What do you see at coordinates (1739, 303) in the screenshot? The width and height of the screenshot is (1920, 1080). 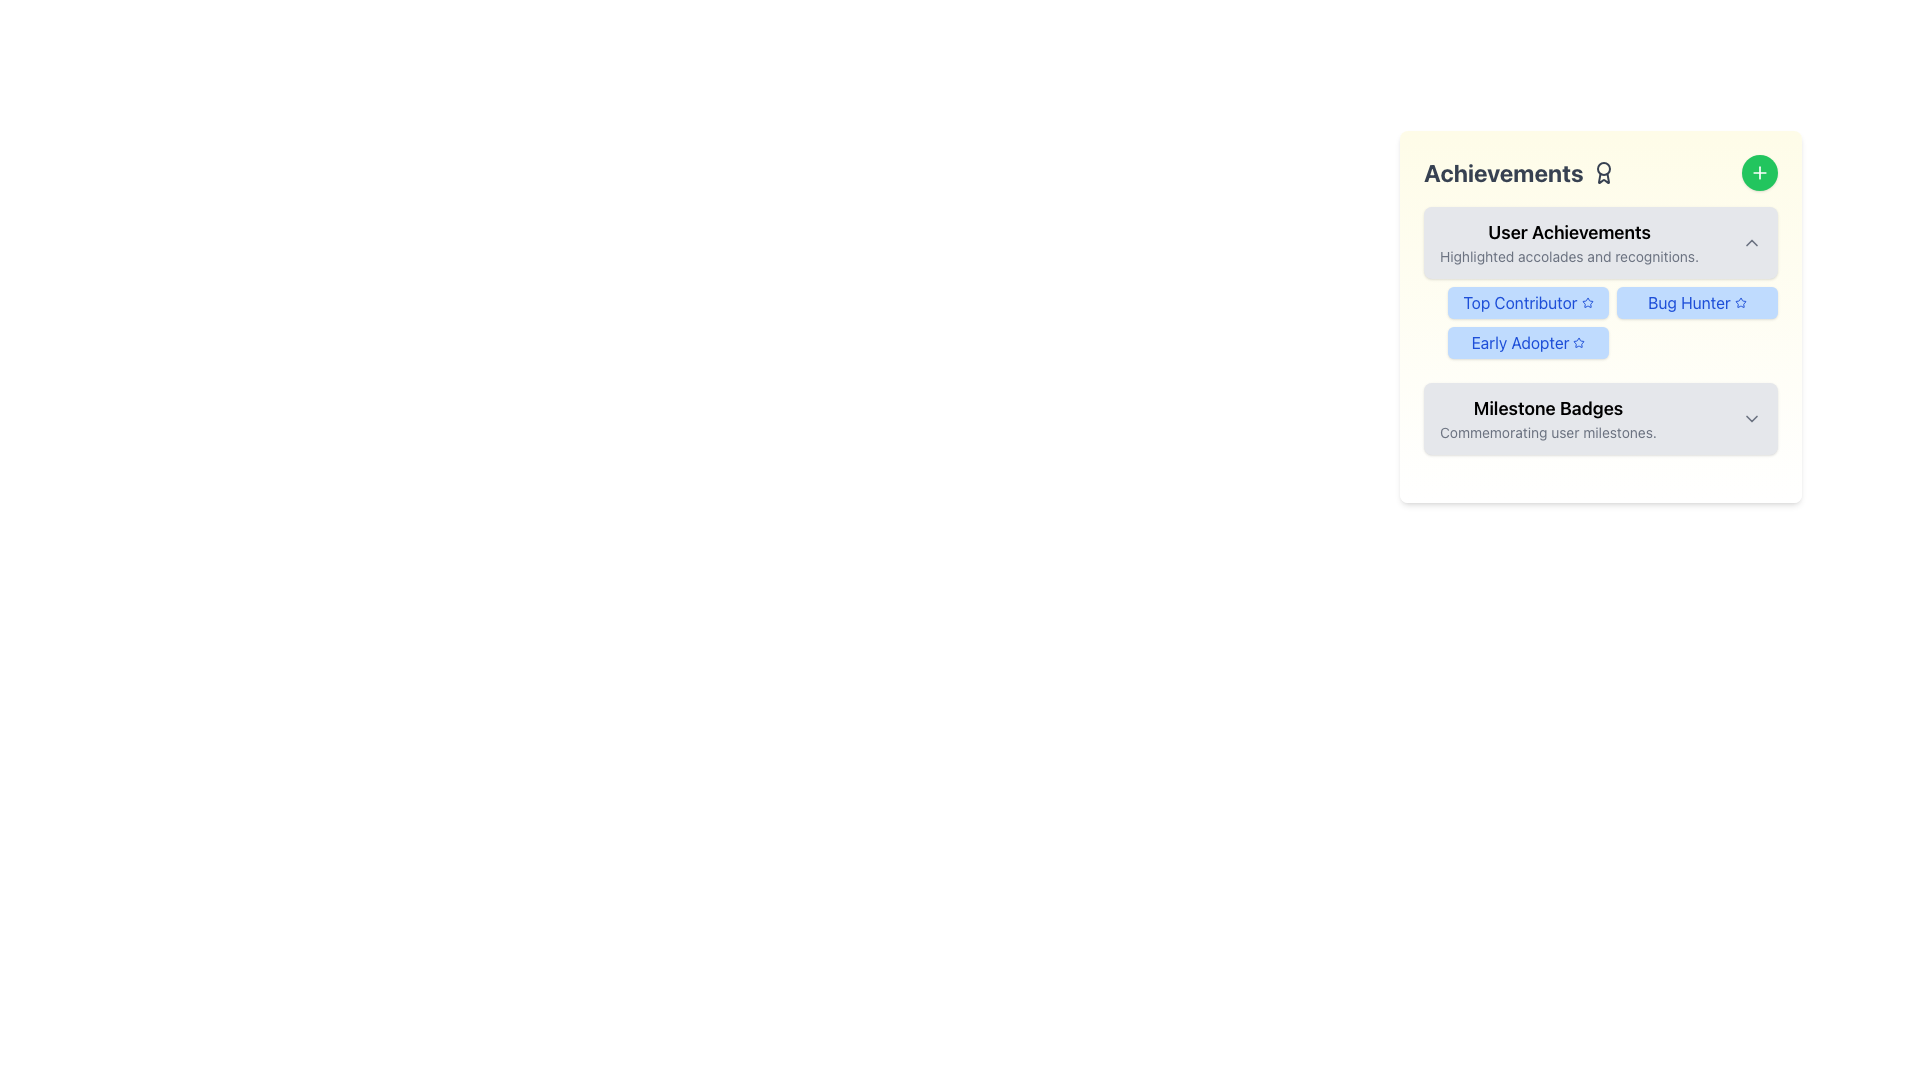 I see `the small star icon located to the right of the 'Bug Hunter' text label within the 'User Achievements' section` at bounding box center [1739, 303].